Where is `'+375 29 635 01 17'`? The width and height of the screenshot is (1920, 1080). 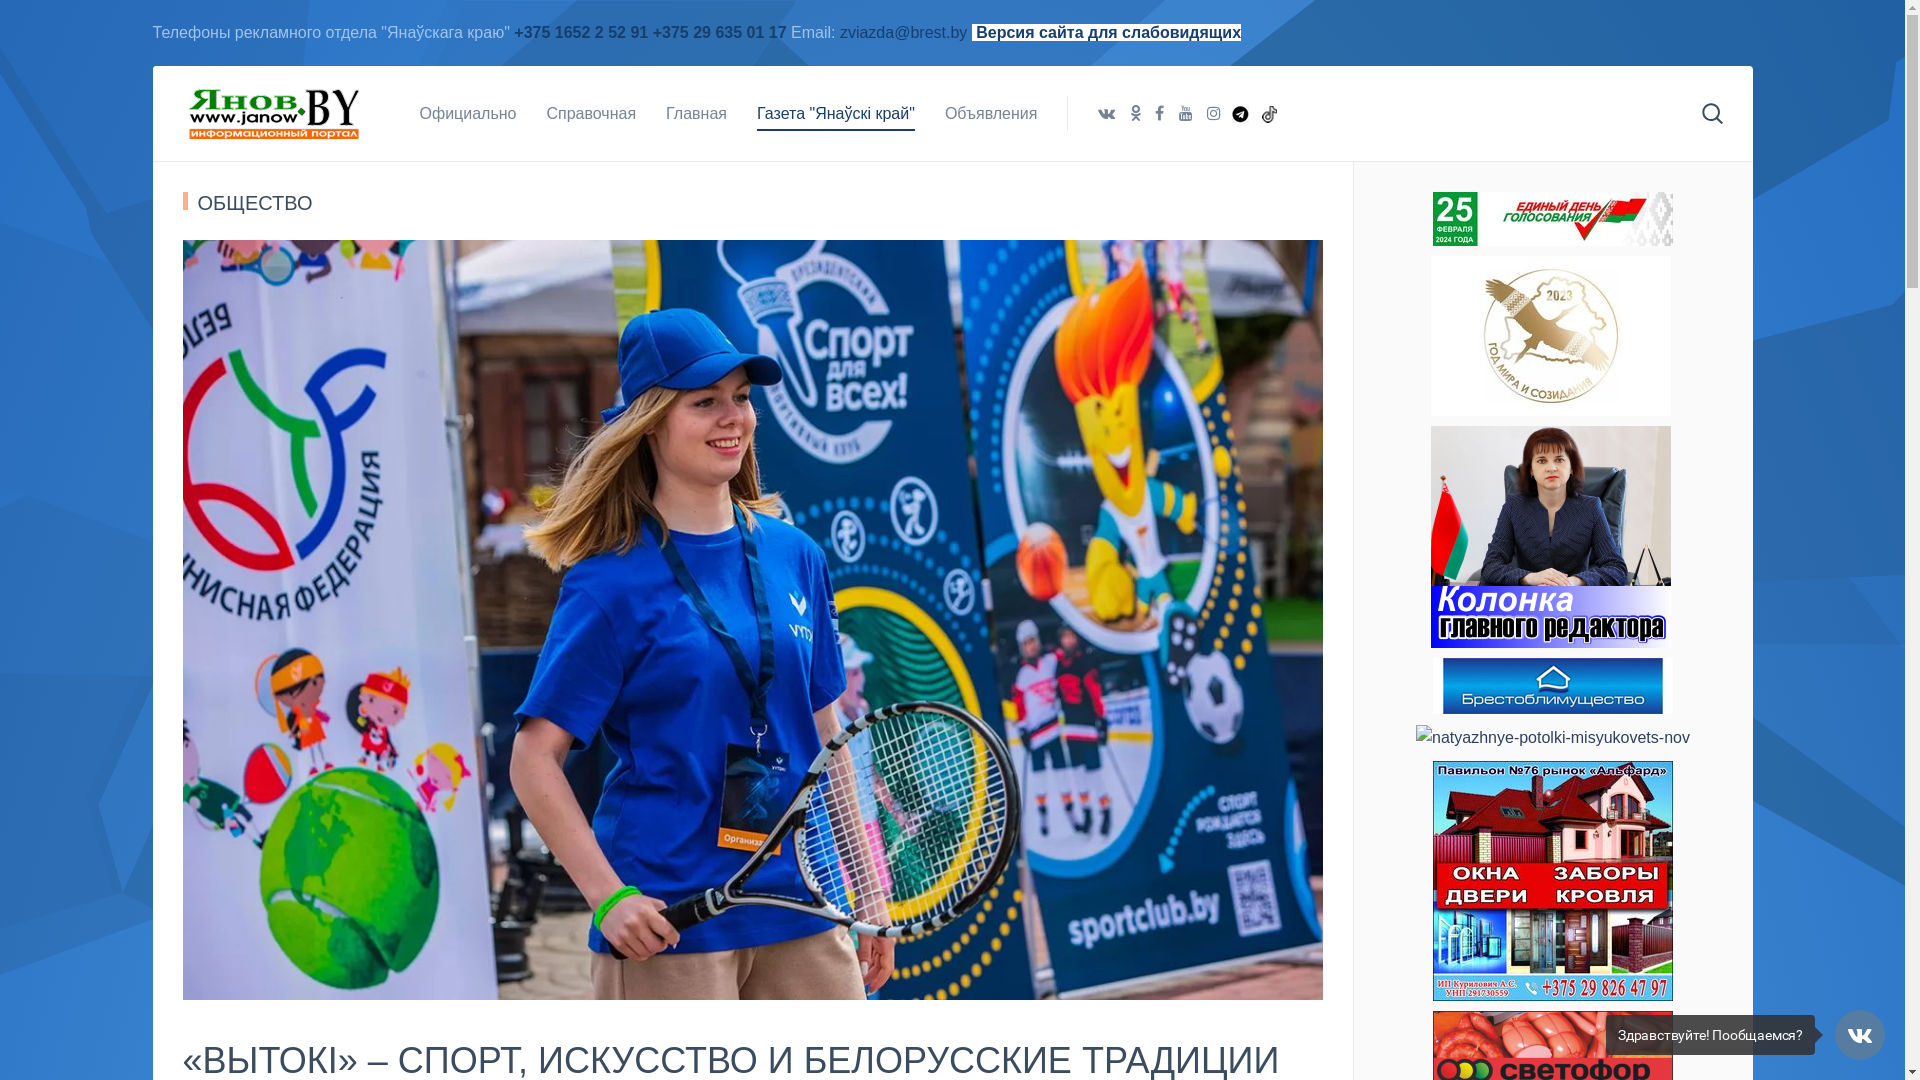 '+375 29 635 01 17' is located at coordinates (720, 32).